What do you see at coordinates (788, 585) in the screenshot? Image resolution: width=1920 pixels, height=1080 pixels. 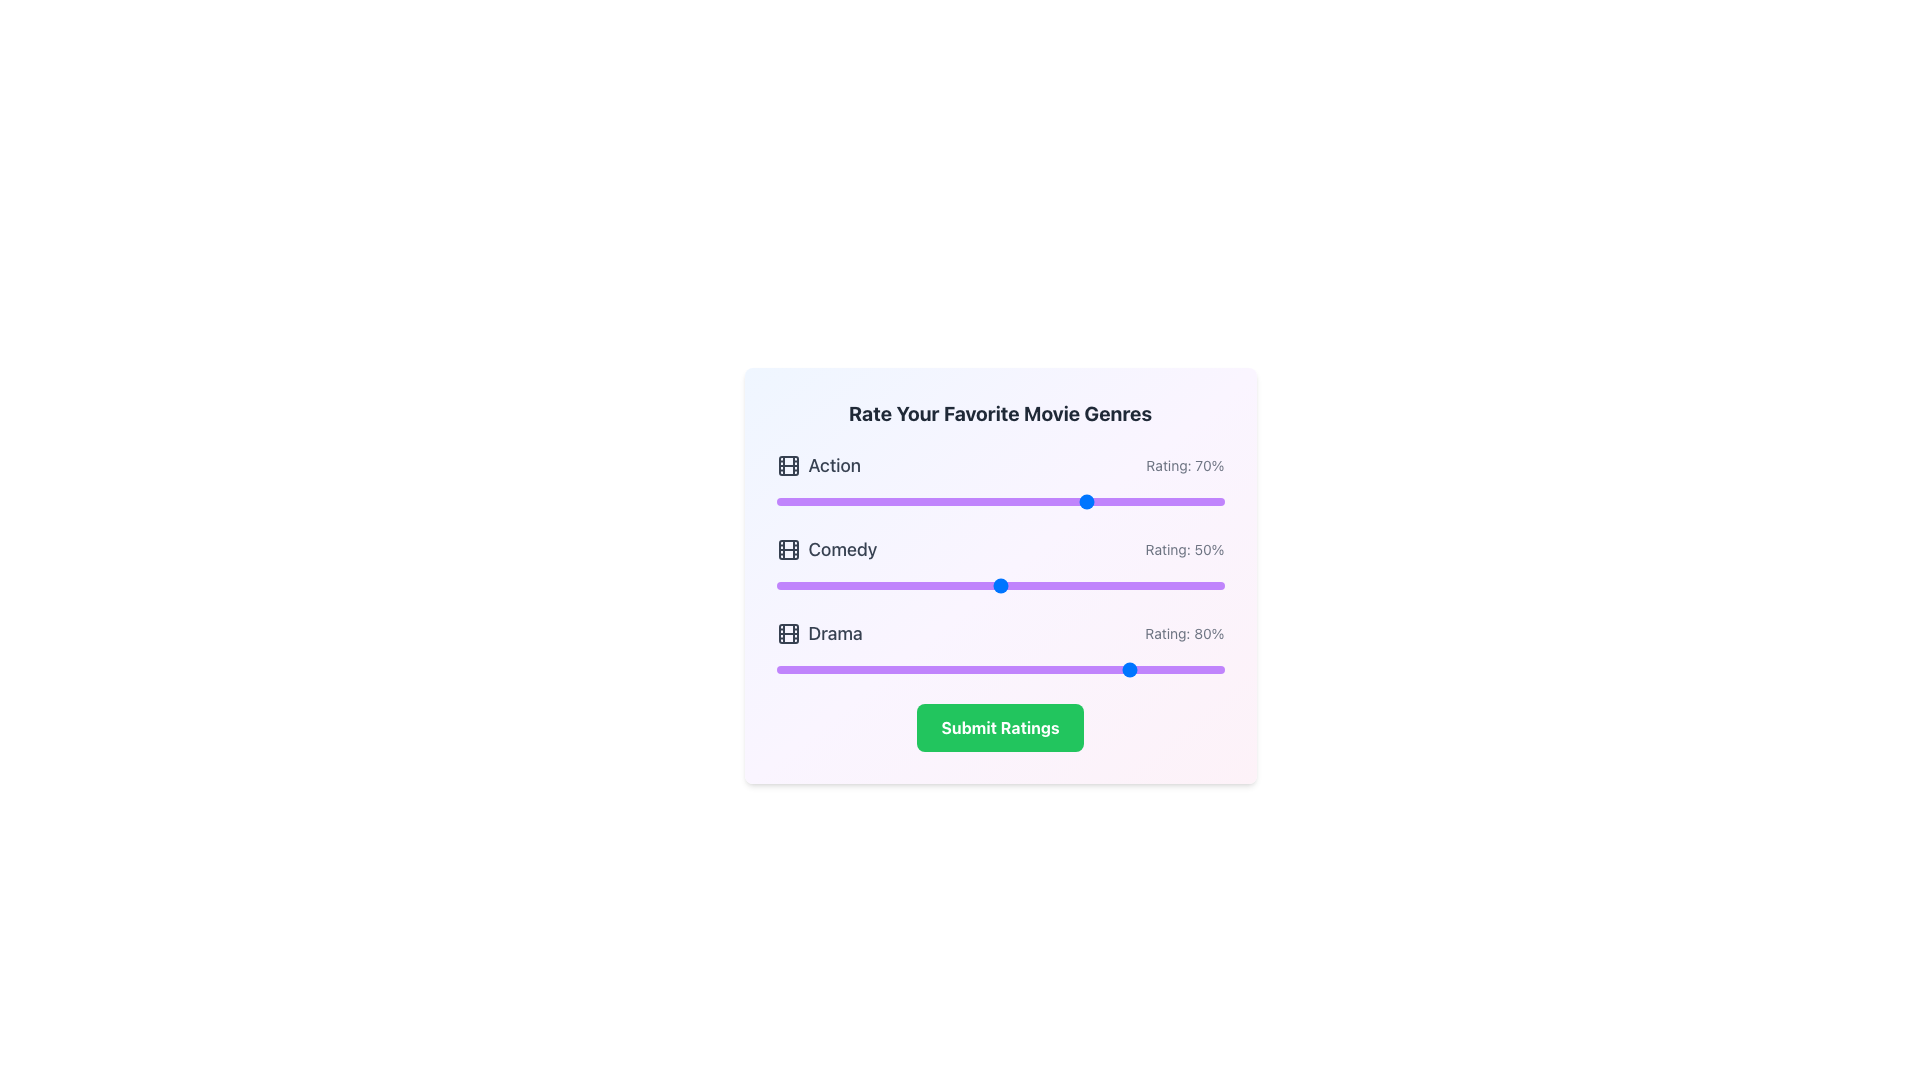 I see `the slider` at bounding box center [788, 585].